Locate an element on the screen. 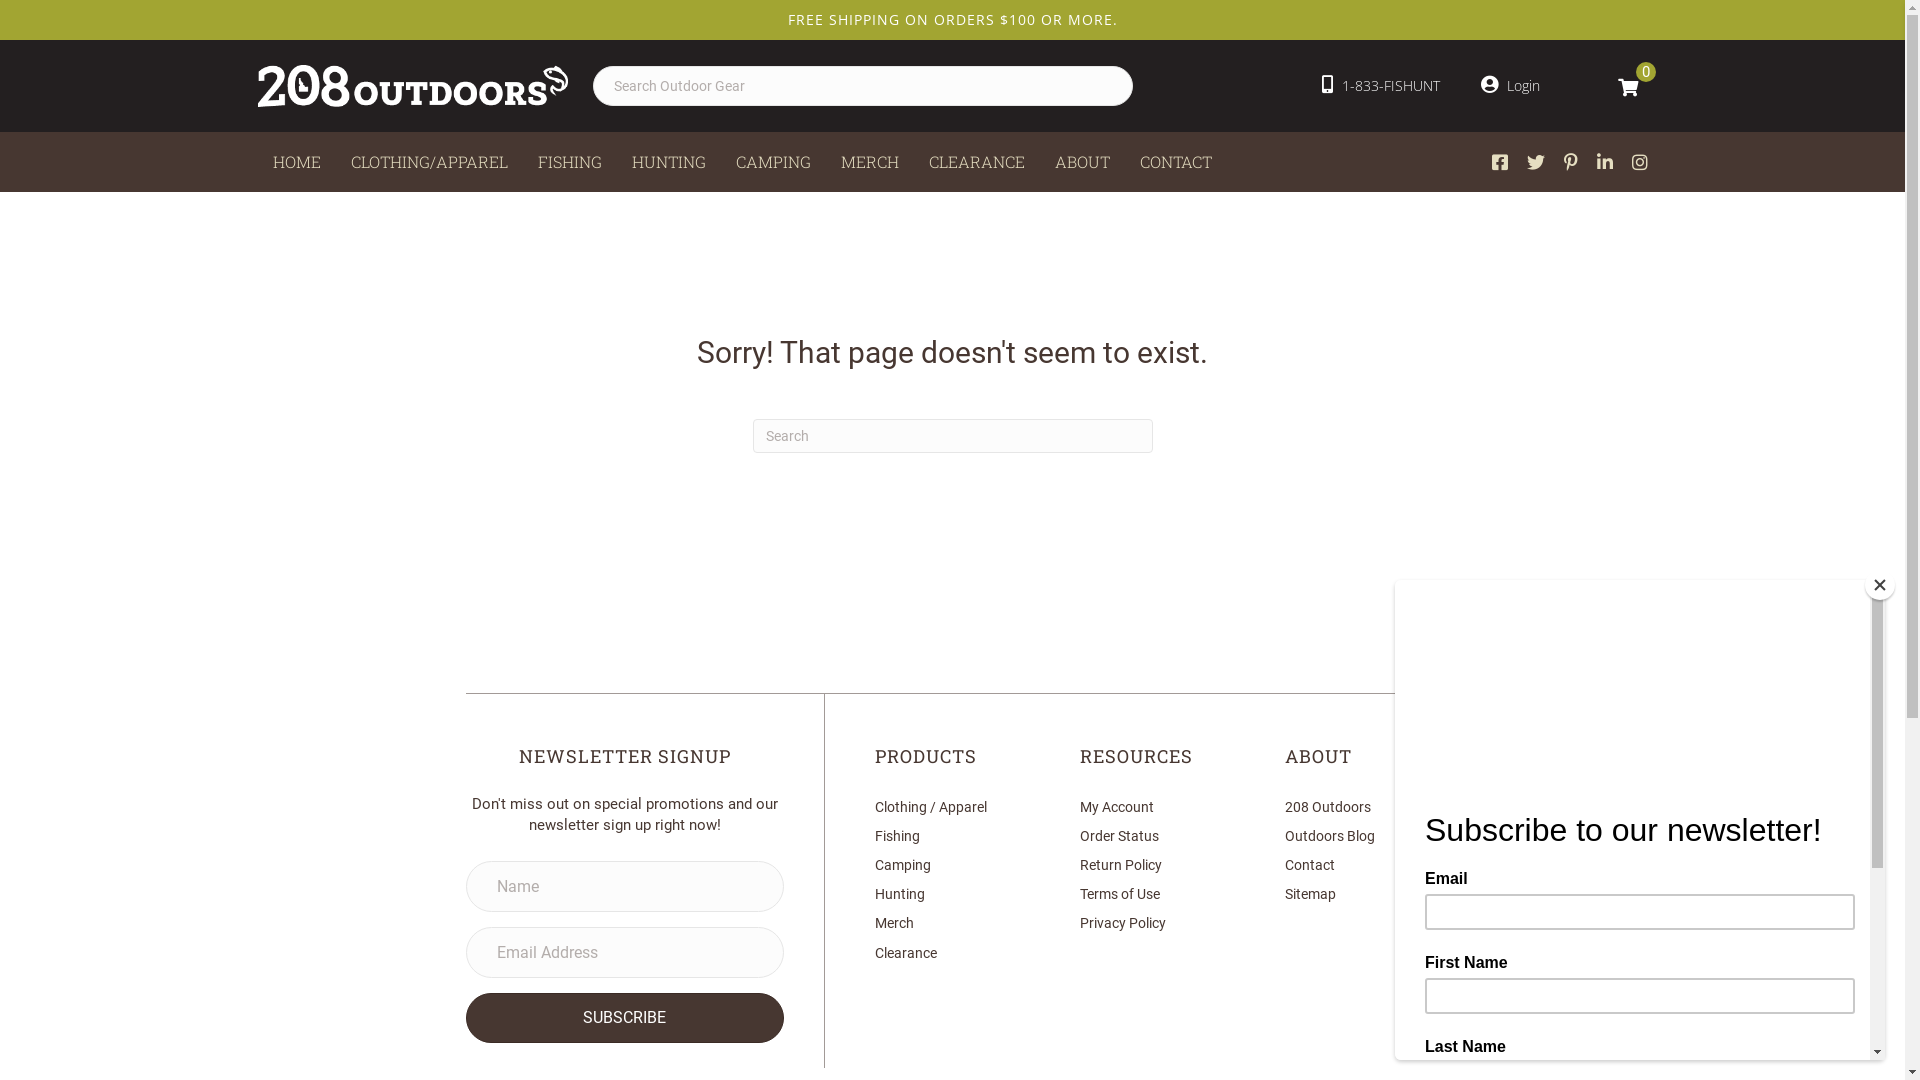 This screenshot has width=1920, height=1080. 'SUBSCRIBE' is located at coordinates (464, 1018).